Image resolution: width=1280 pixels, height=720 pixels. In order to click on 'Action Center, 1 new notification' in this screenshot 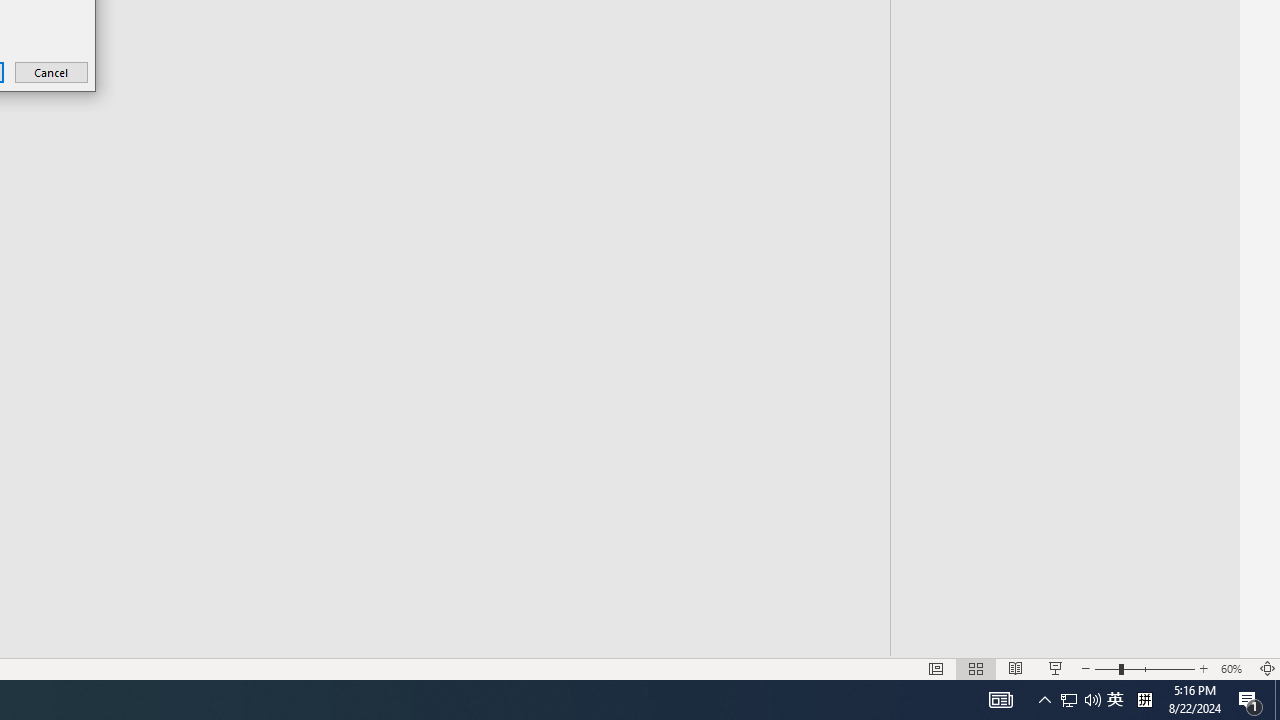, I will do `click(1250, 698)`.